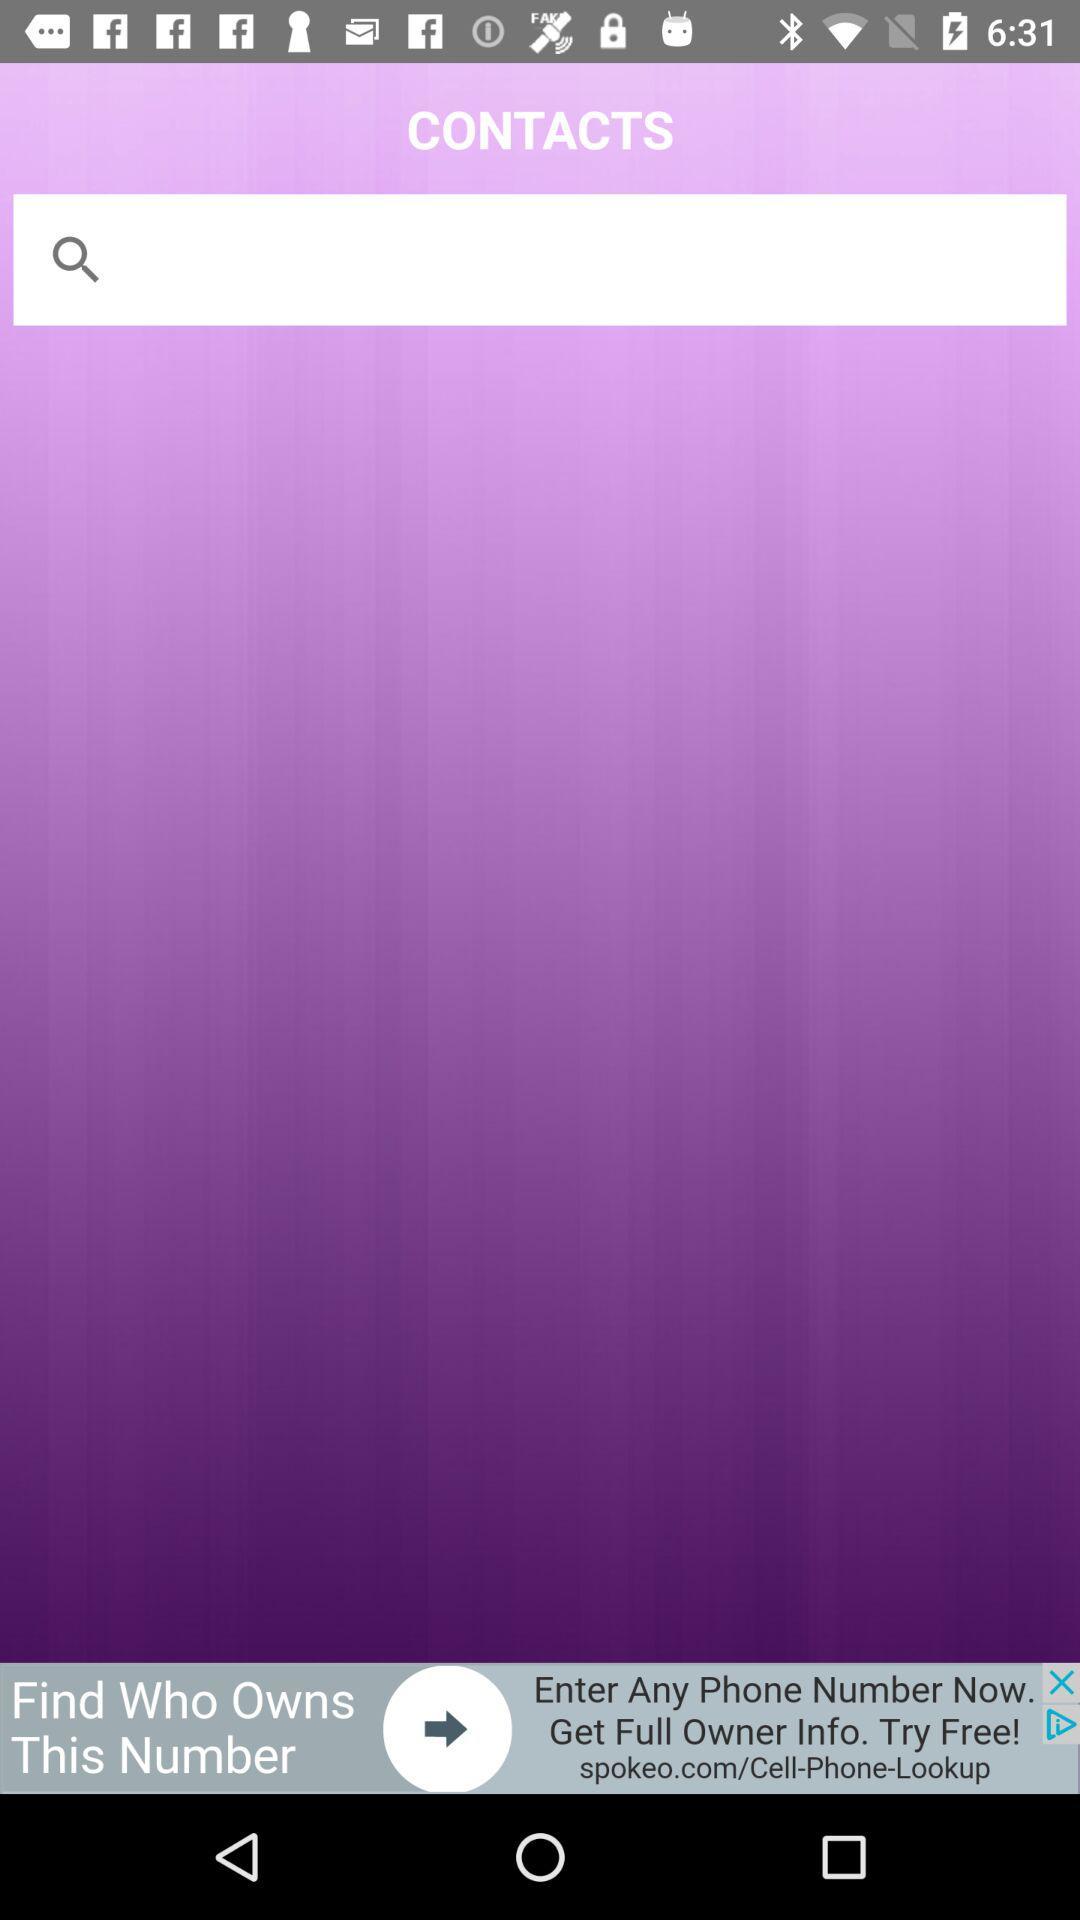 This screenshot has width=1080, height=1920. What do you see at coordinates (75, 258) in the screenshot?
I see `the search icon` at bounding box center [75, 258].